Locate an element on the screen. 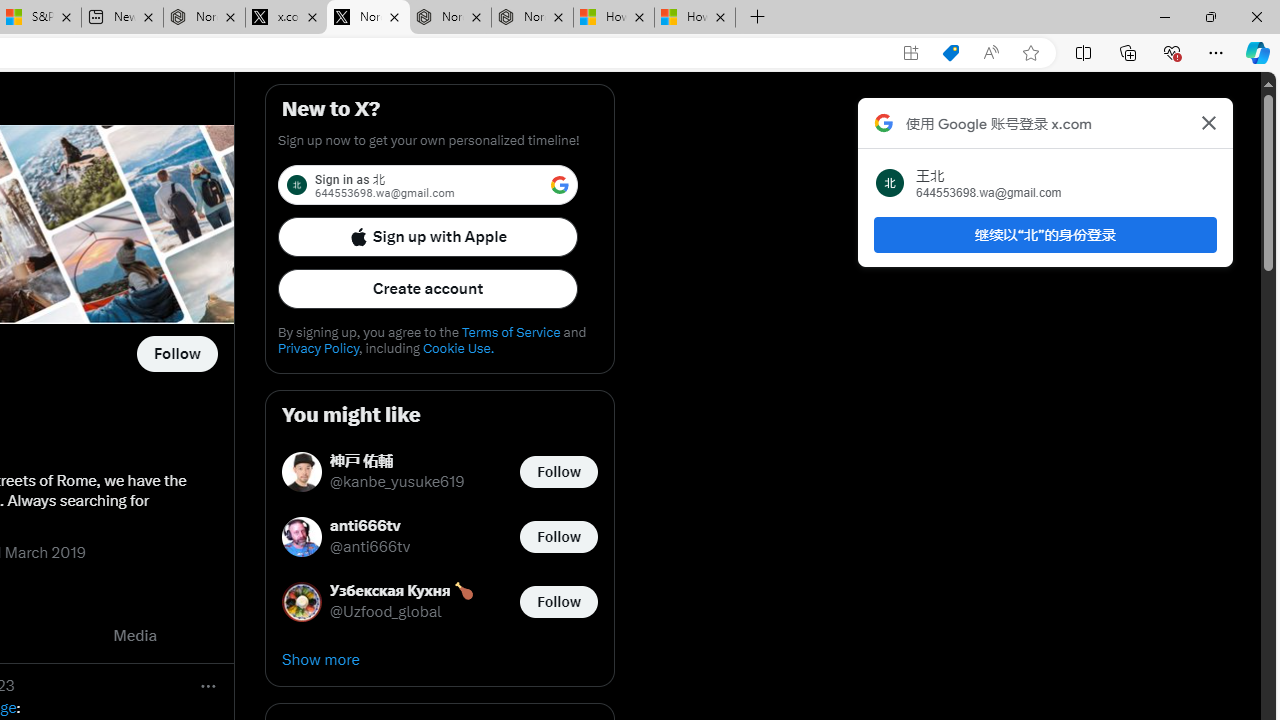 The width and height of the screenshot is (1280, 720). 'App available. Install X' is located at coordinates (909, 52).